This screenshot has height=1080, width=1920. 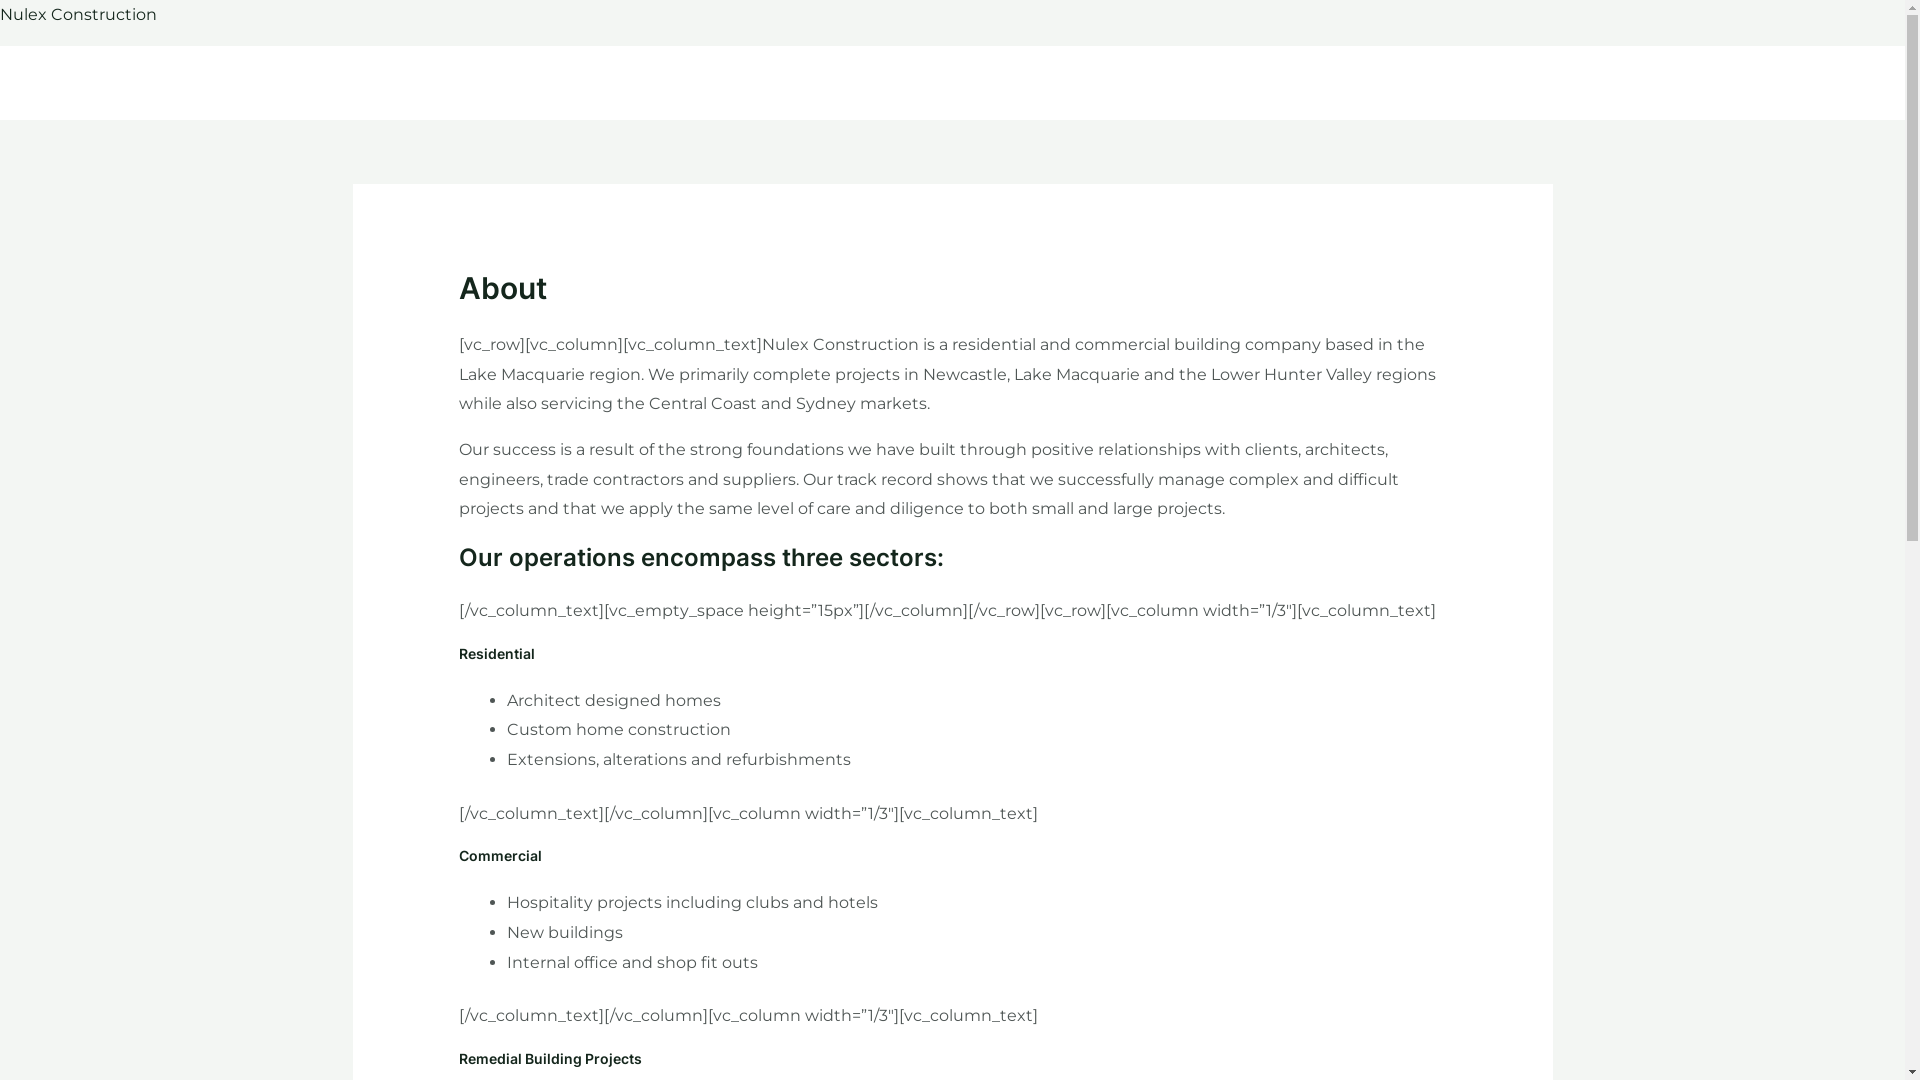 I want to click on 'Nulex Construction', so click(x=78, y=14).